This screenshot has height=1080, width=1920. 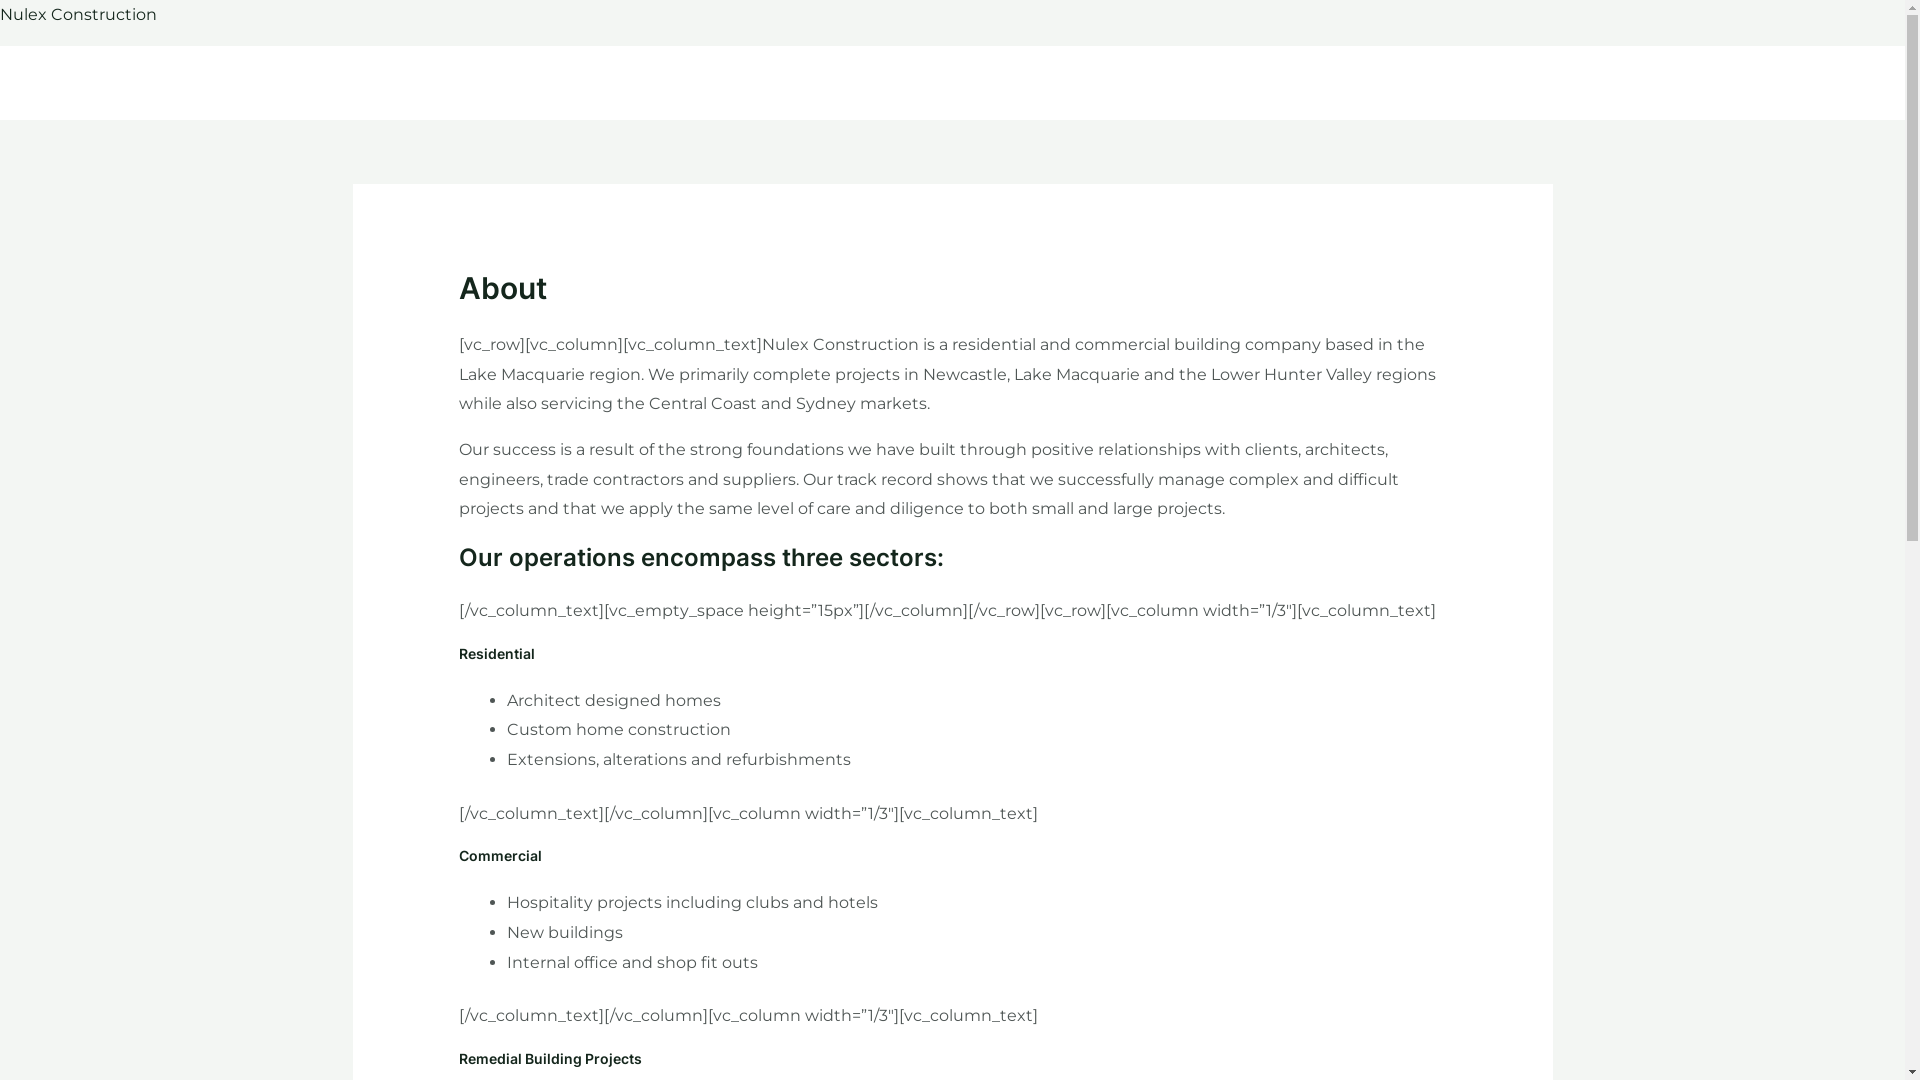 I want to click on 'Nulex Construction', so click(x=78, y=14).